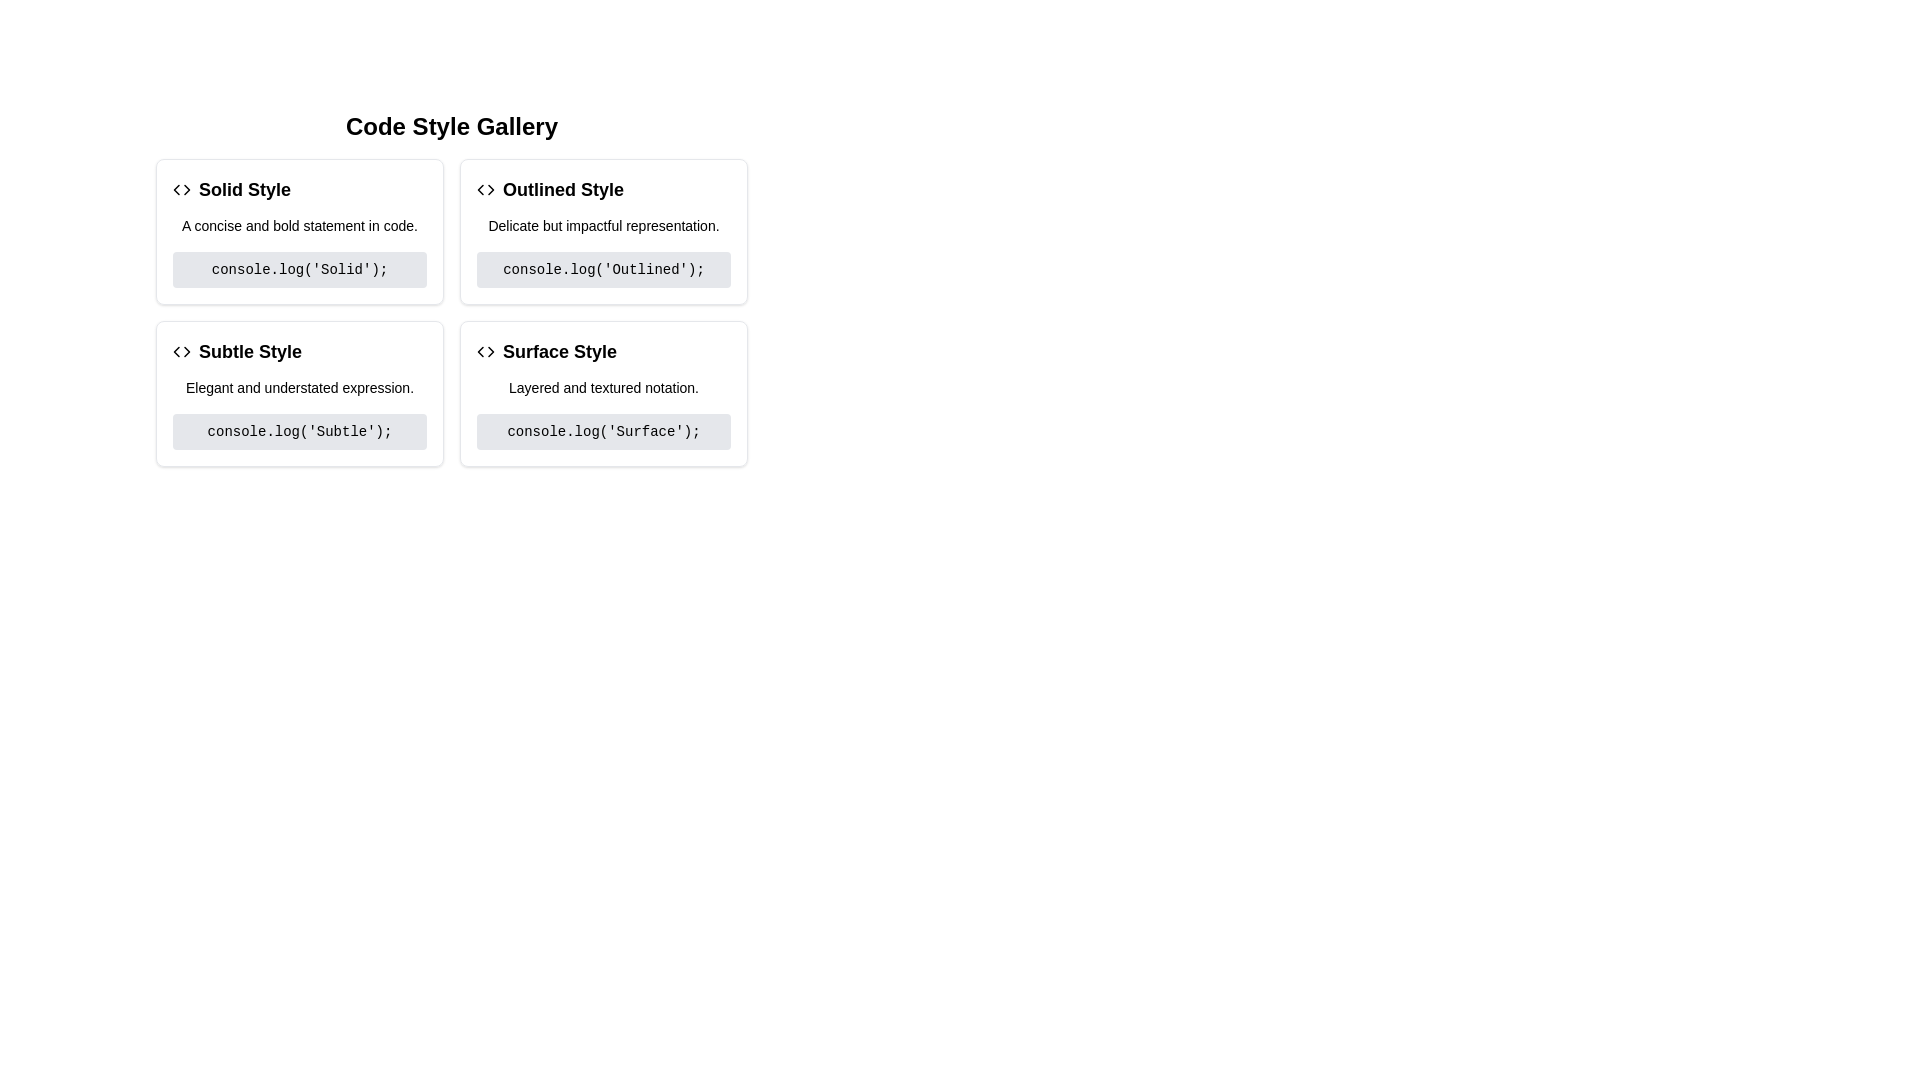  What do you see at coordinates (480, 350) in the screenshot?
I see `the leftward-pointing arrow icon within the SVG that represents the 'Surface Style' in the bottom right quadrant of the layout` at bounding box center [480, 350].